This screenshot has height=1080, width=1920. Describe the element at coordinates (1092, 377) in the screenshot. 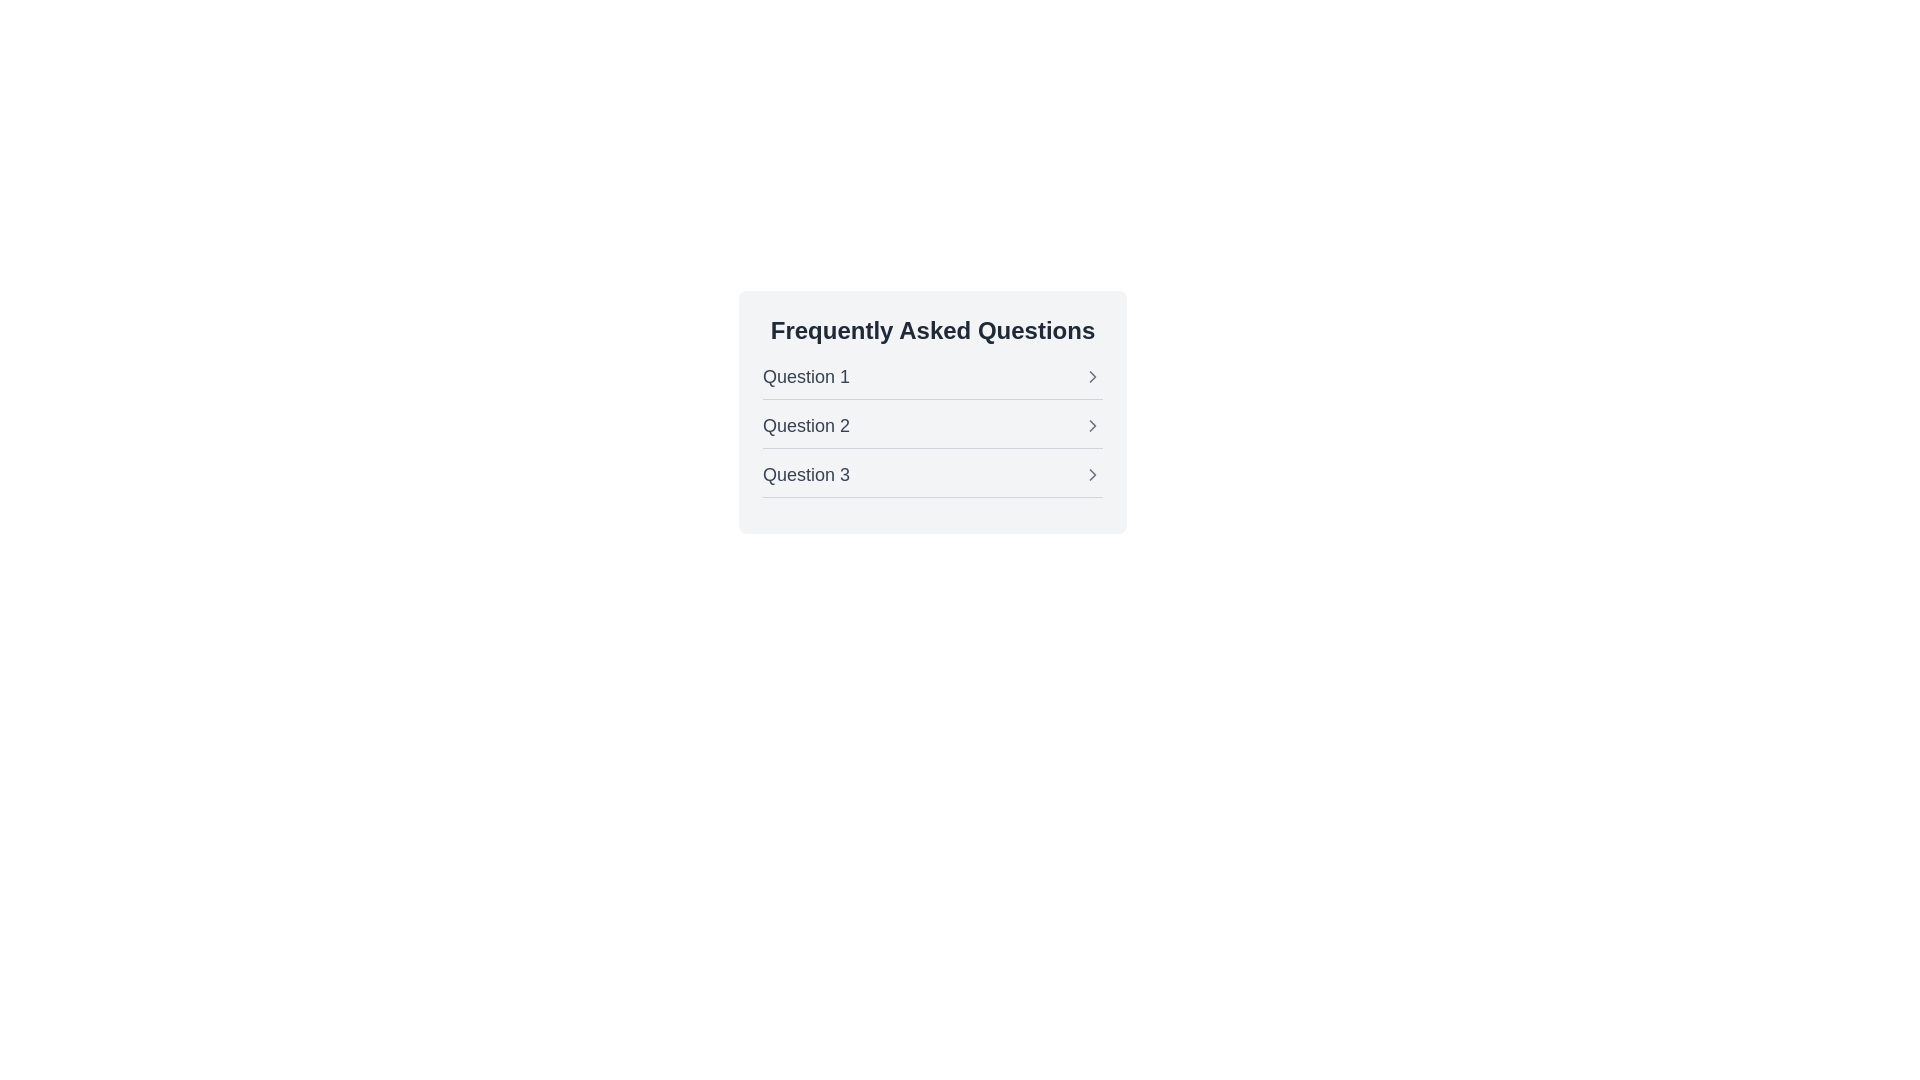

I see `the arrow icon pointing to the right, which is located to the right of the text 'Question 1' in the 'Frequently Asked Questions' section` at that location.